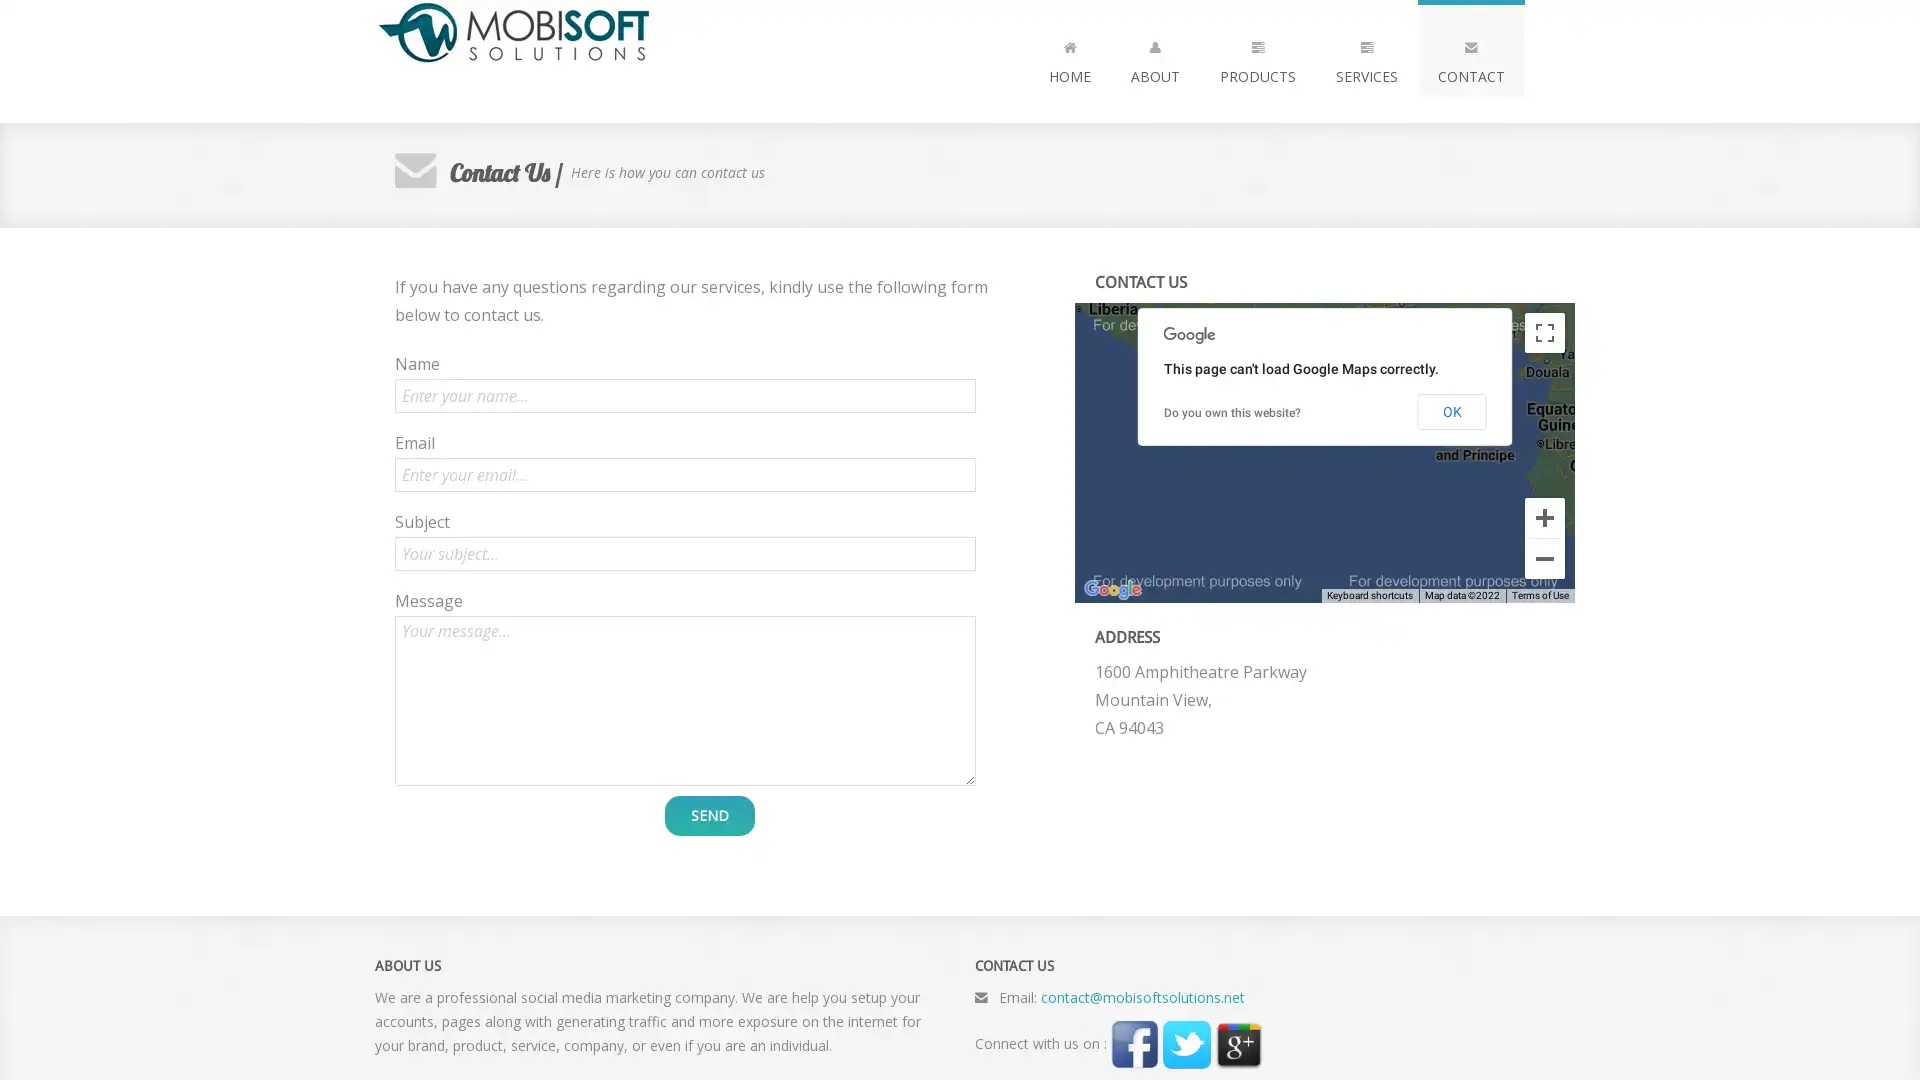 The height and width of the screenshot is (1080, 1920). Describe the element at coordinates (1368, 595) in the screenshot. I see `Keyboard shortcuts` at that location.